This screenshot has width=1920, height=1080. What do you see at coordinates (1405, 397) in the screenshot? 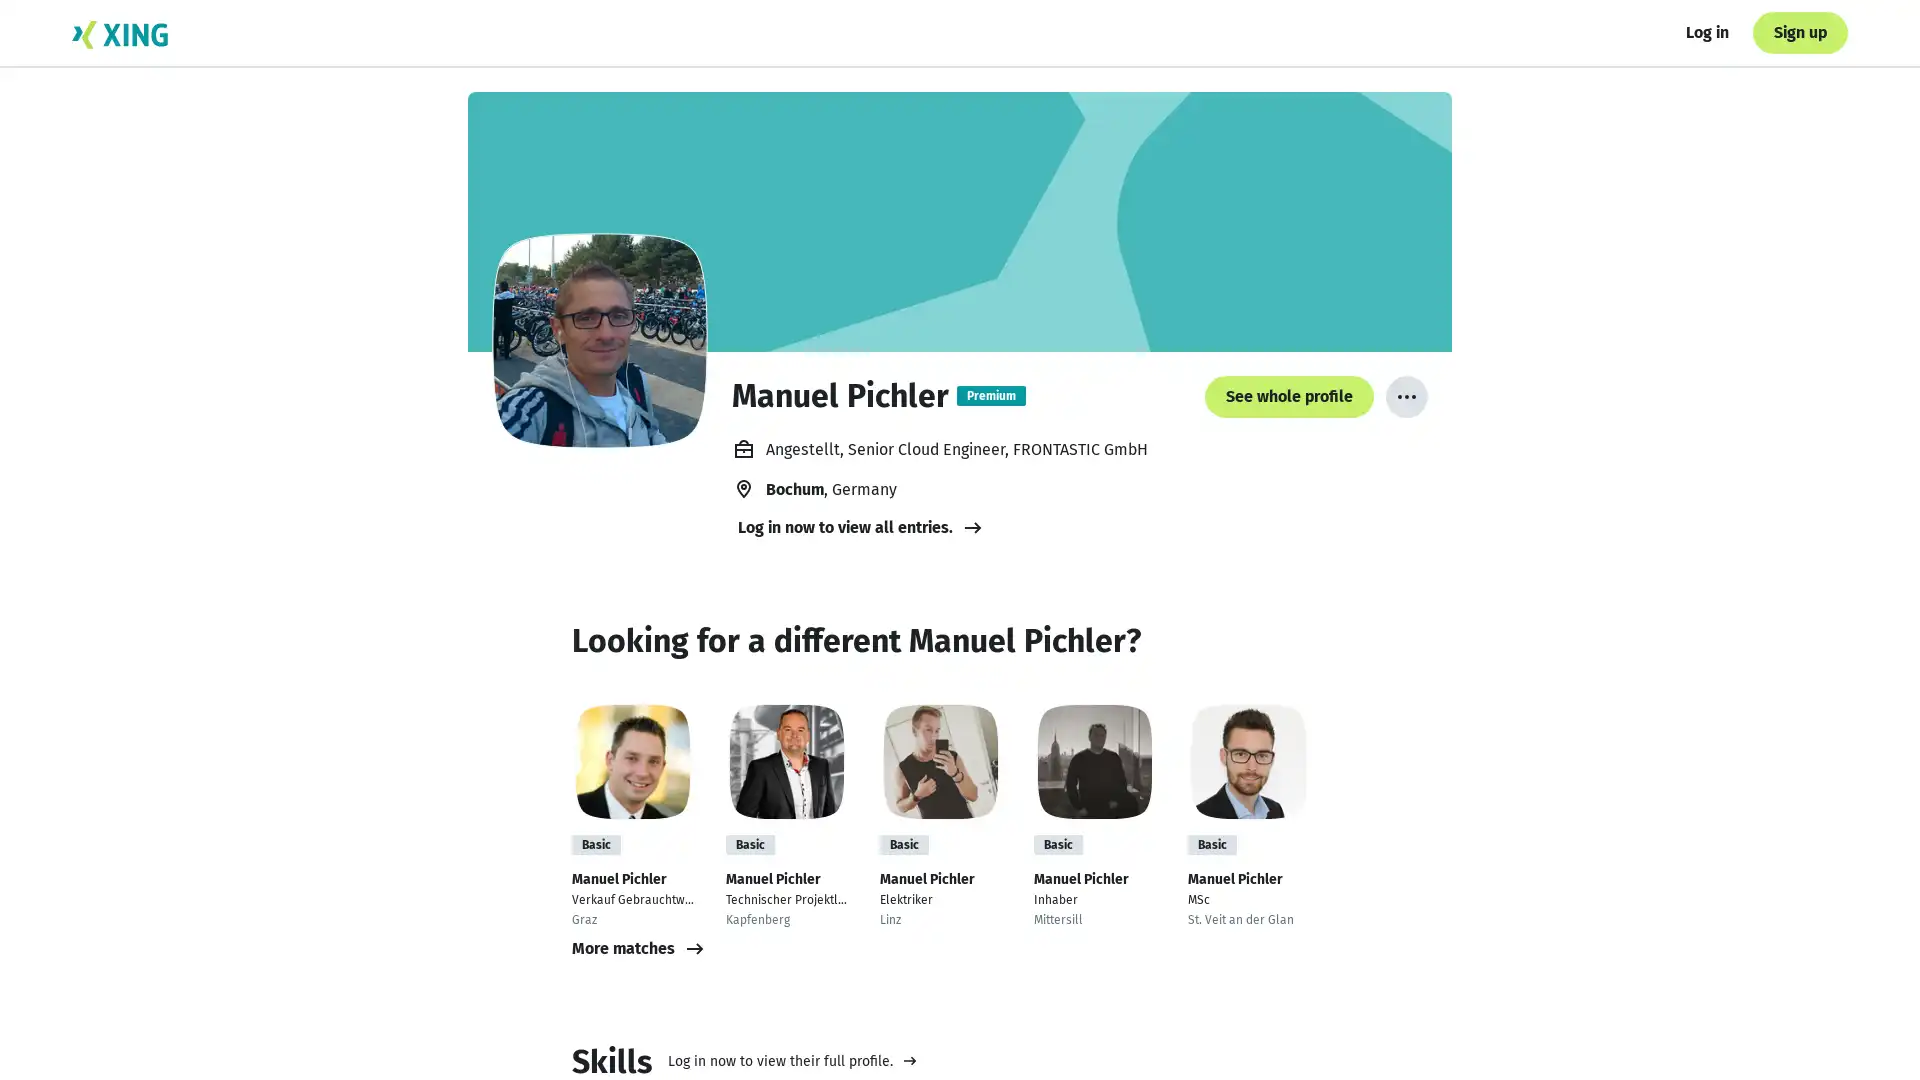
I see `More` at bounding box center [1405, 397].